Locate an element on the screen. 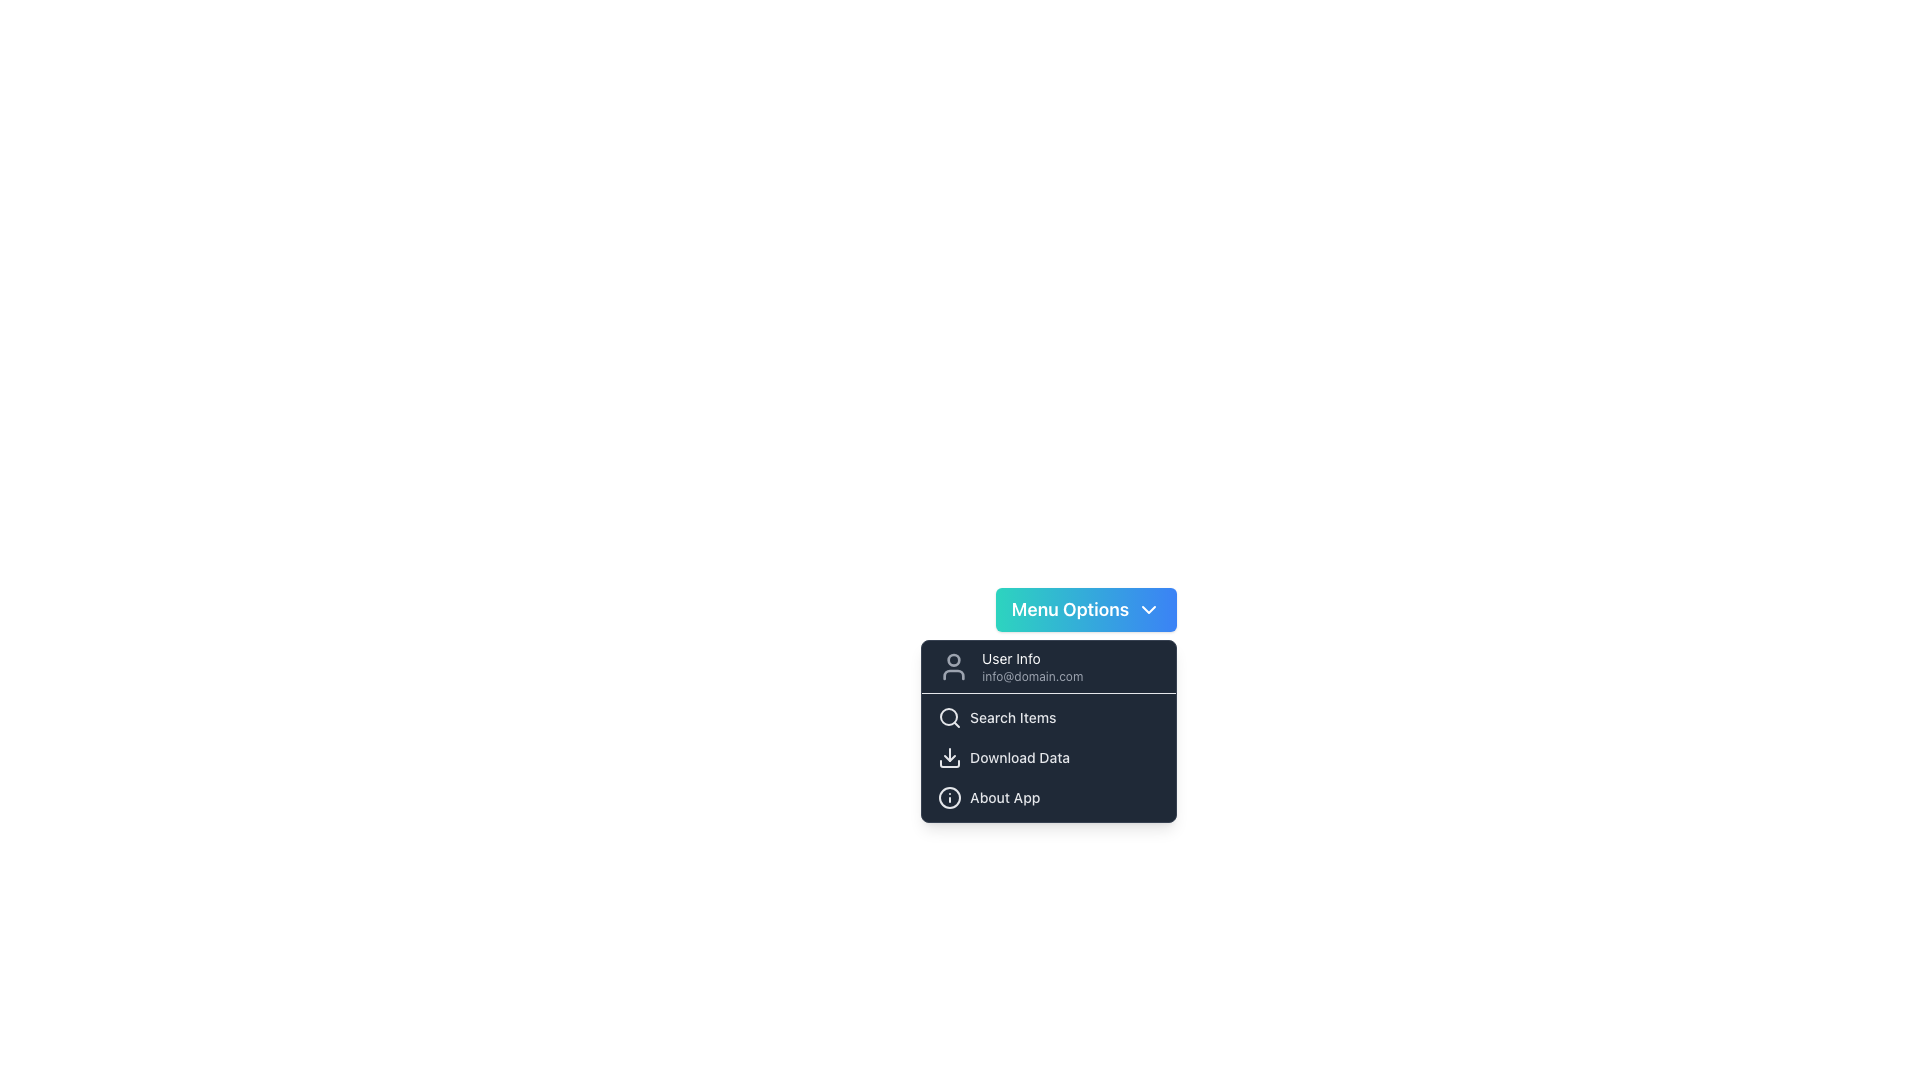 The width and height of the screenshot is (1920, 1080). the Display card that contains a profile icon on the left, 'User Info' in white text, and 'info@domain.com' in light gray text, located just below the 'Menu Options' header is located at coordinates (1048, 667).